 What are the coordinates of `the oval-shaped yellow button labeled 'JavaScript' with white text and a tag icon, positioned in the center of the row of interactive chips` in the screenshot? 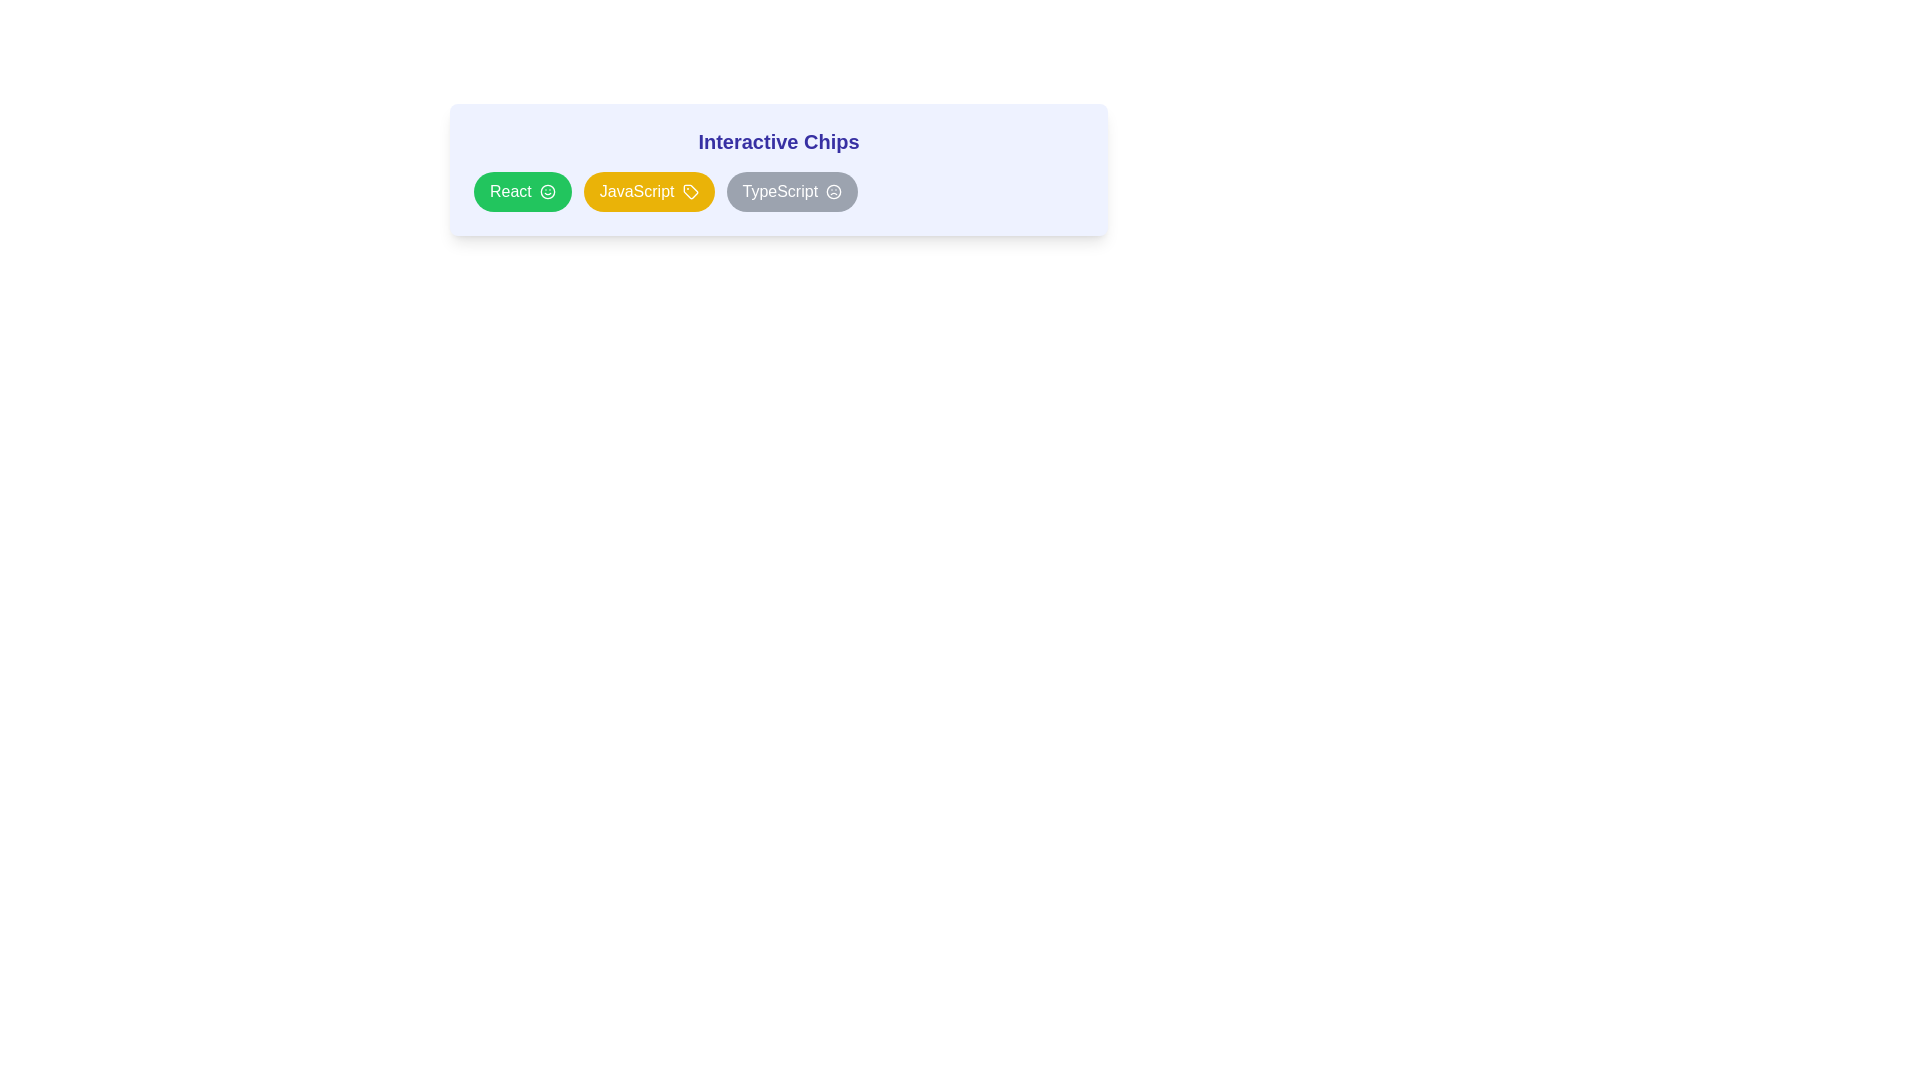 It's located at (648, 192).